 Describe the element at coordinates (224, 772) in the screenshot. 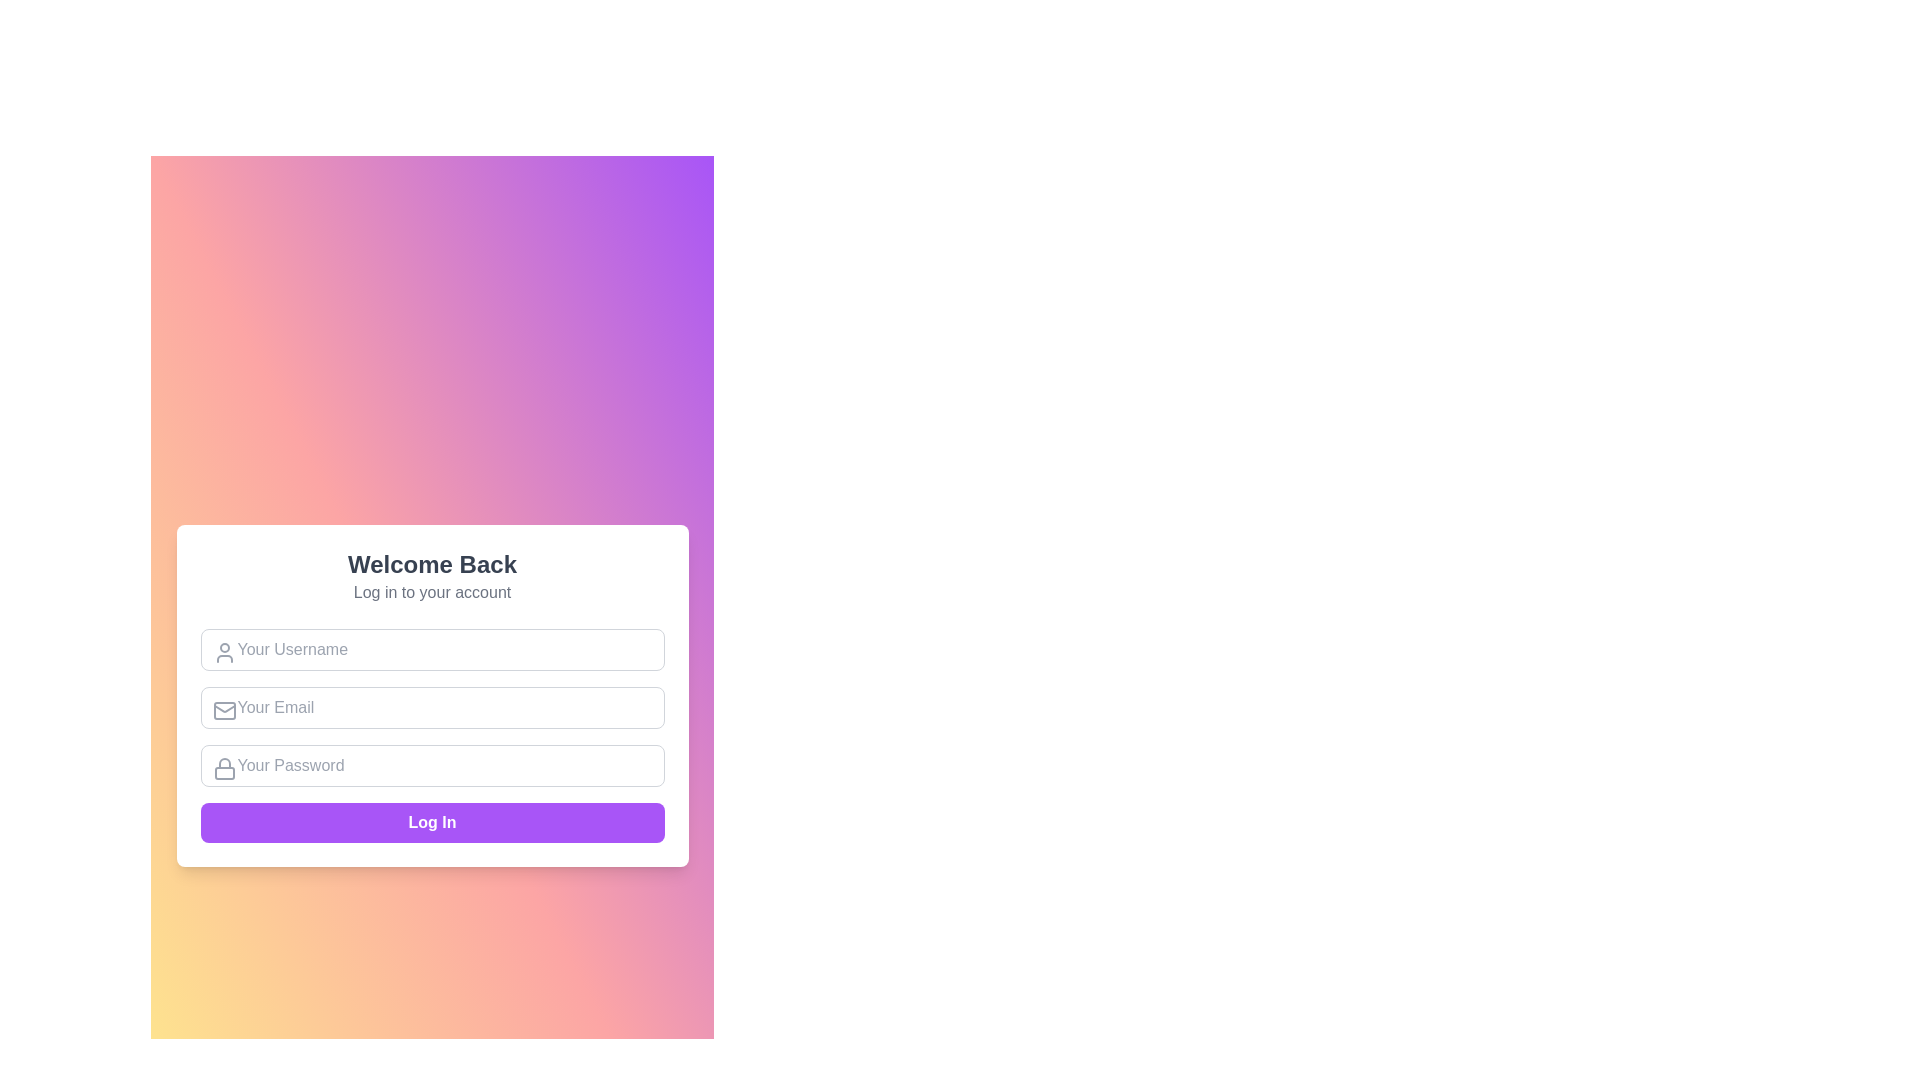

I see `lower part of the lock icon, which is a visual component symbolizing password protection, located to the left of the 'Your Password' input field` at that location.